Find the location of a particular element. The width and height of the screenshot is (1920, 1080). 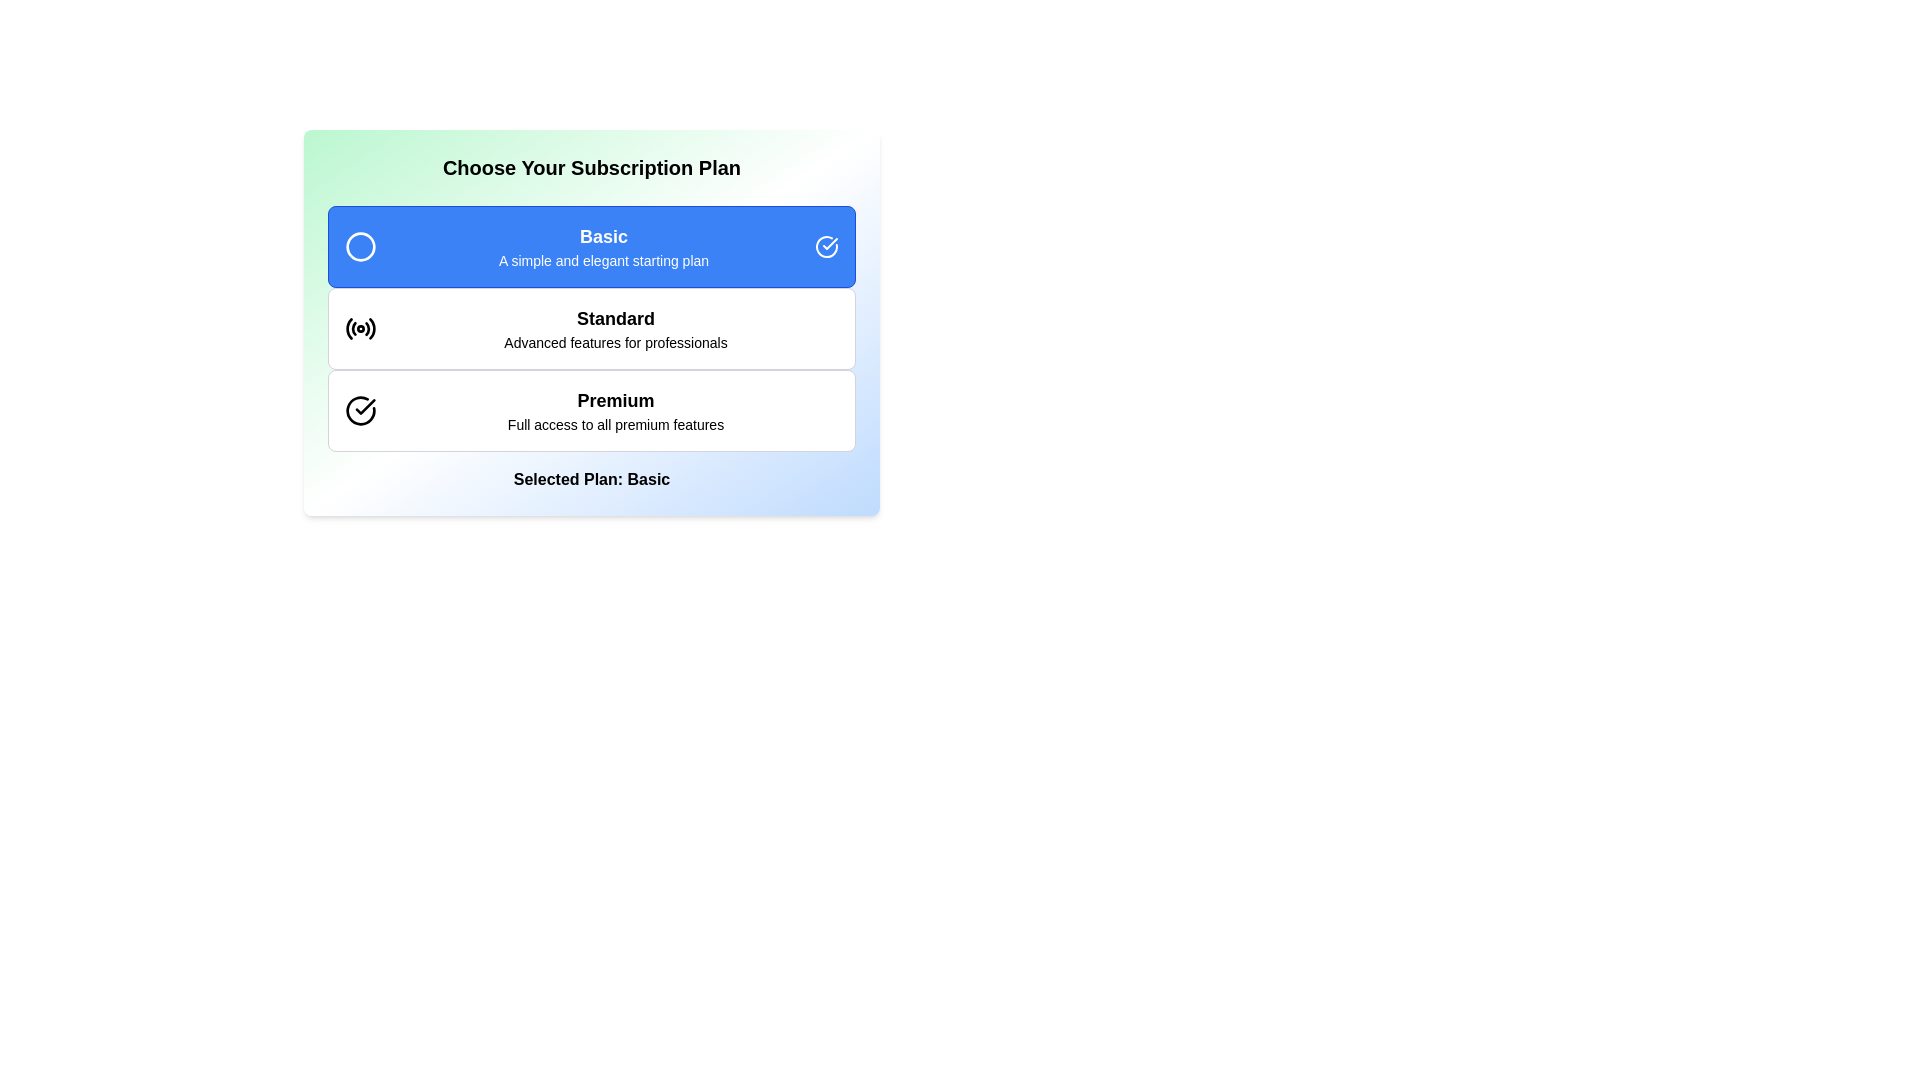

the 'Basic' text block element, which features a blue box with the text 'Basic' in bold and 'A simple and elegant starting plan' below it, positioned centrally in the subscription plan selection interface is located at coordinates (603, 245).